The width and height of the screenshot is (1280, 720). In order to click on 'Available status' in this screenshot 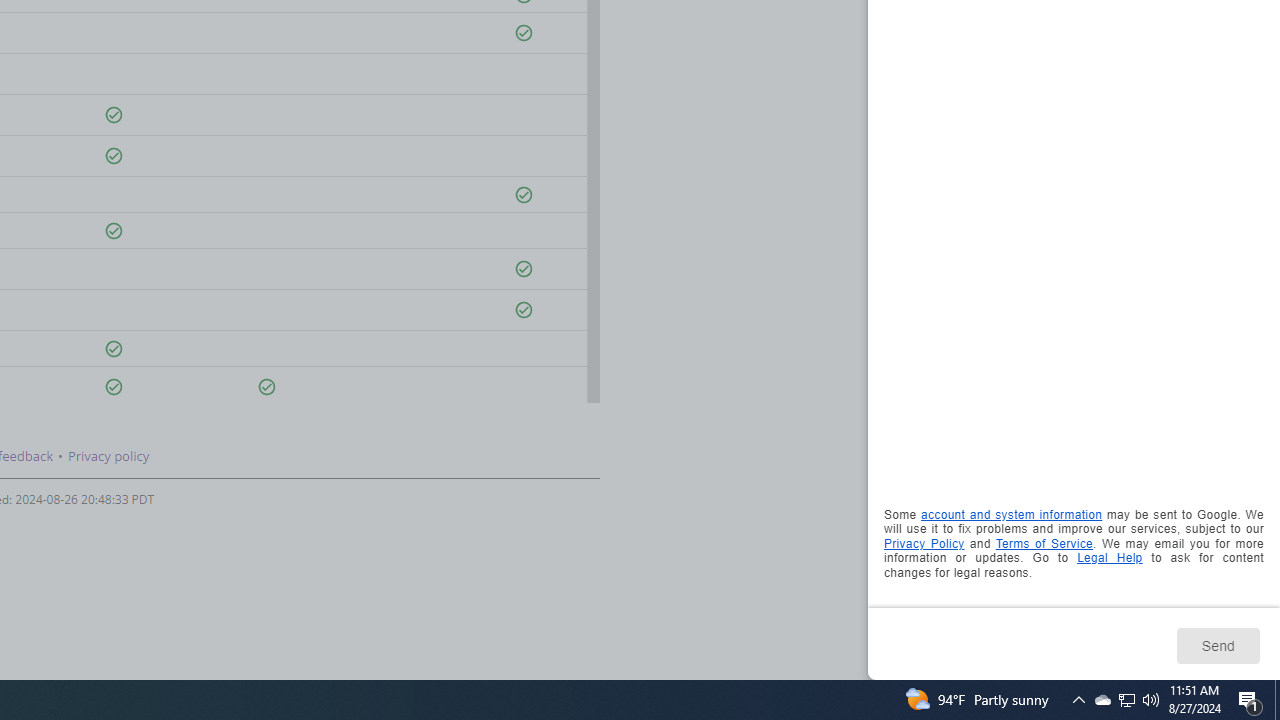, I will do `click(266, 387)`.